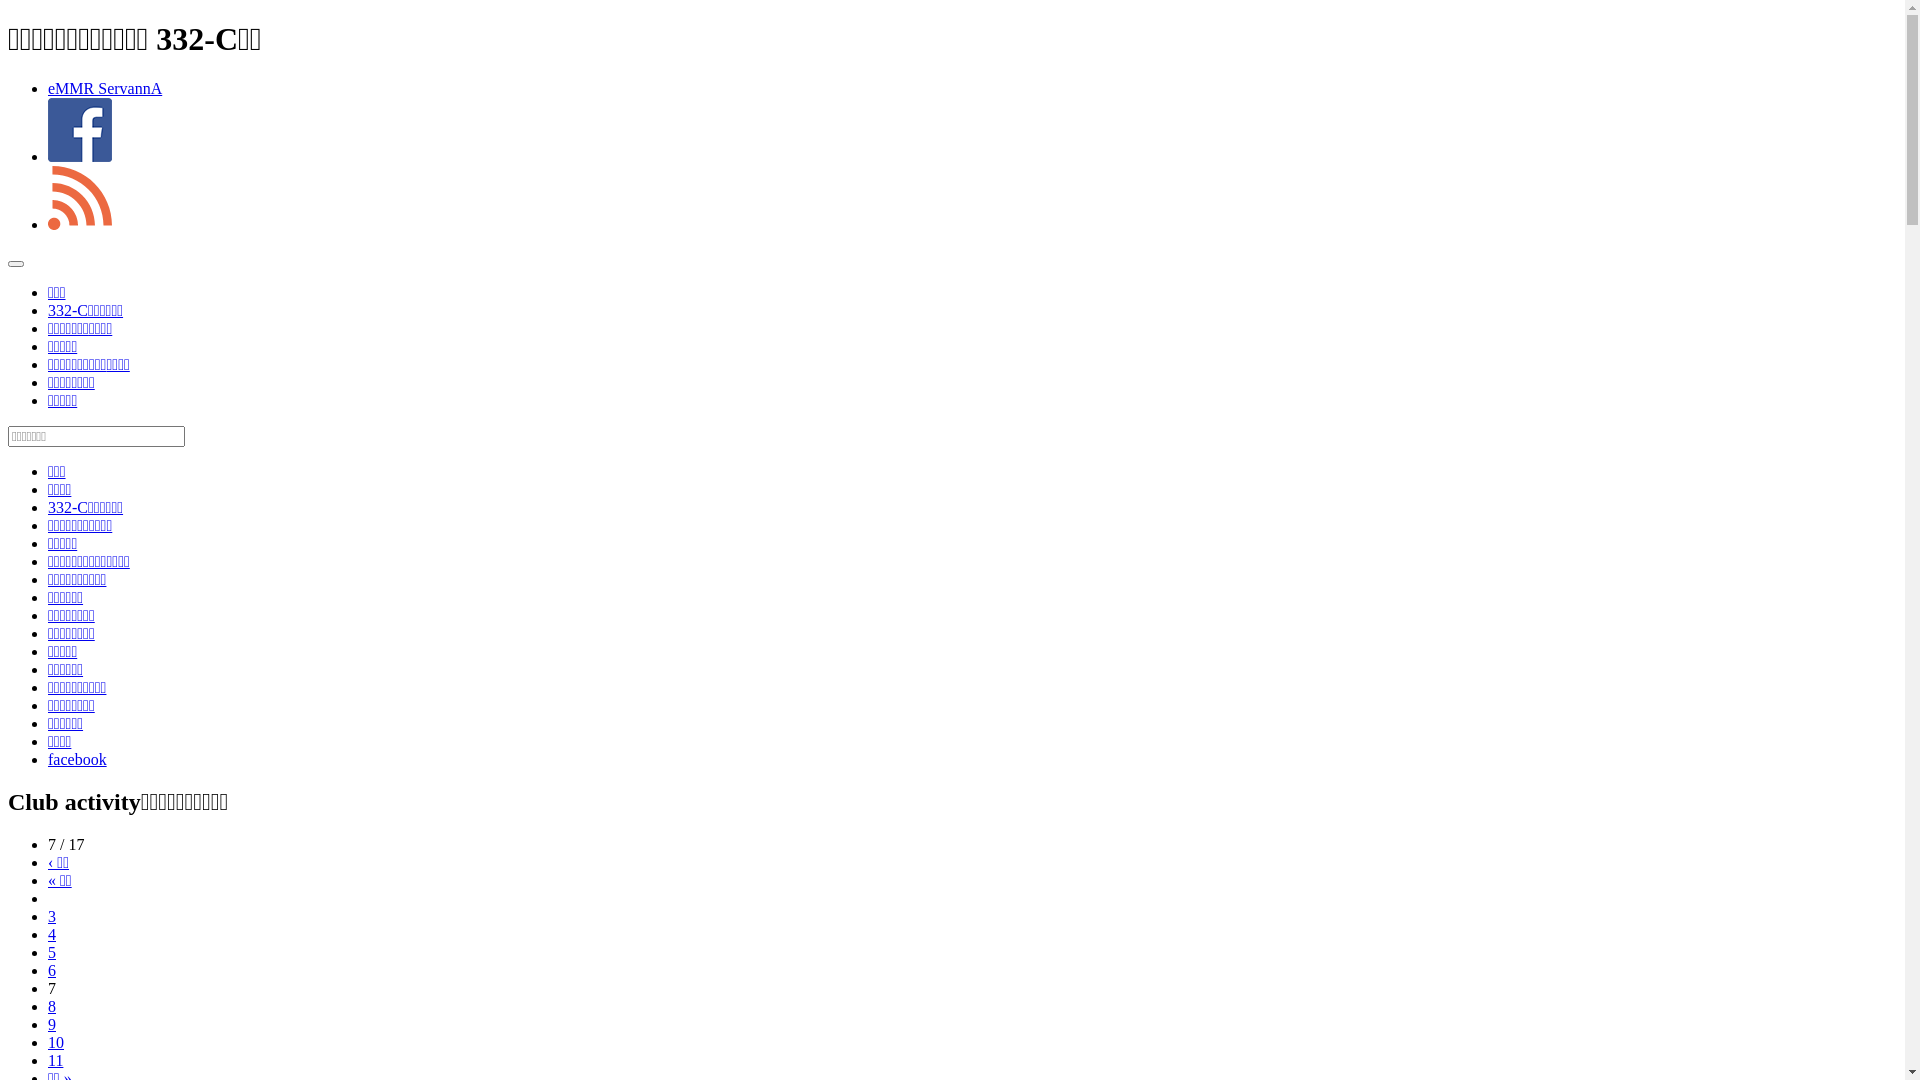 The height and width of the screenshot is (1080, 1920). Describe the element at coordinates (52, 1006) in the screenshot. I see `'8'` at that location.